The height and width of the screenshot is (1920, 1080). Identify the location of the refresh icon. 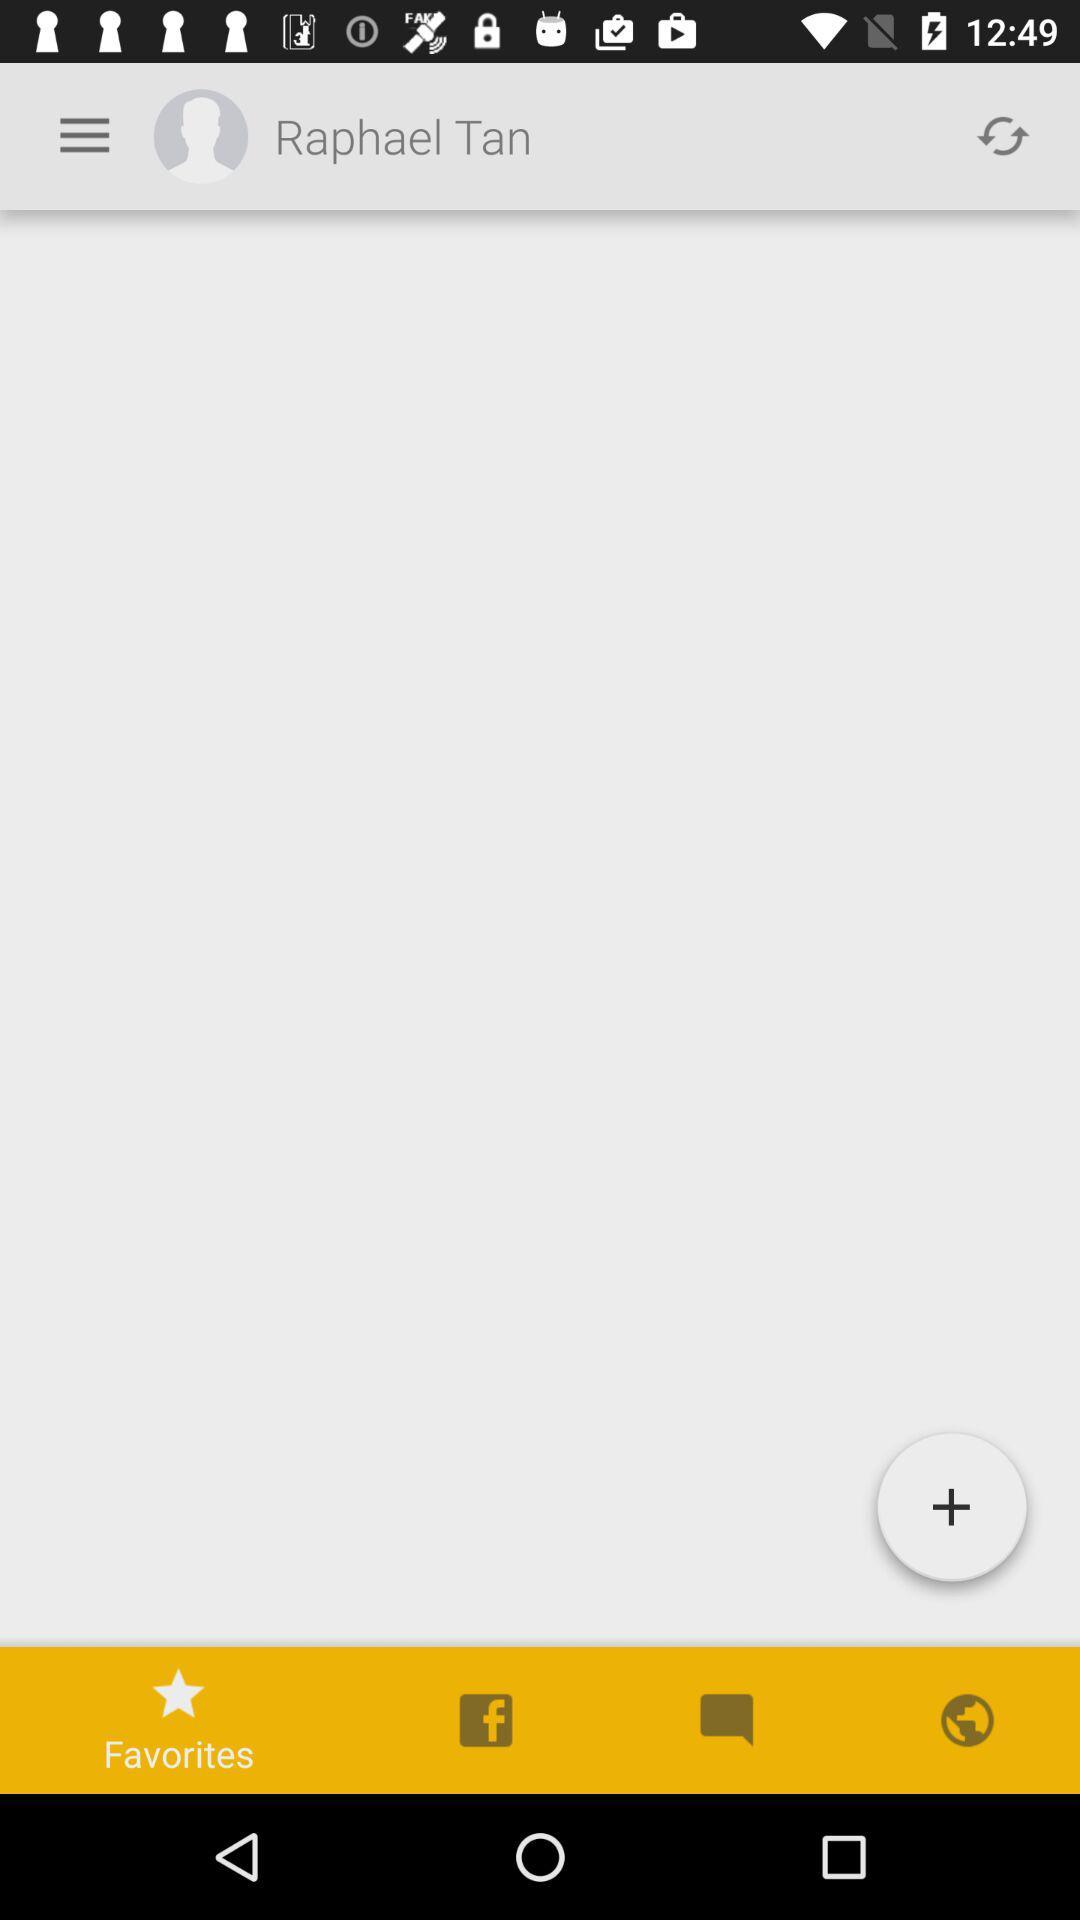
(990, 135).